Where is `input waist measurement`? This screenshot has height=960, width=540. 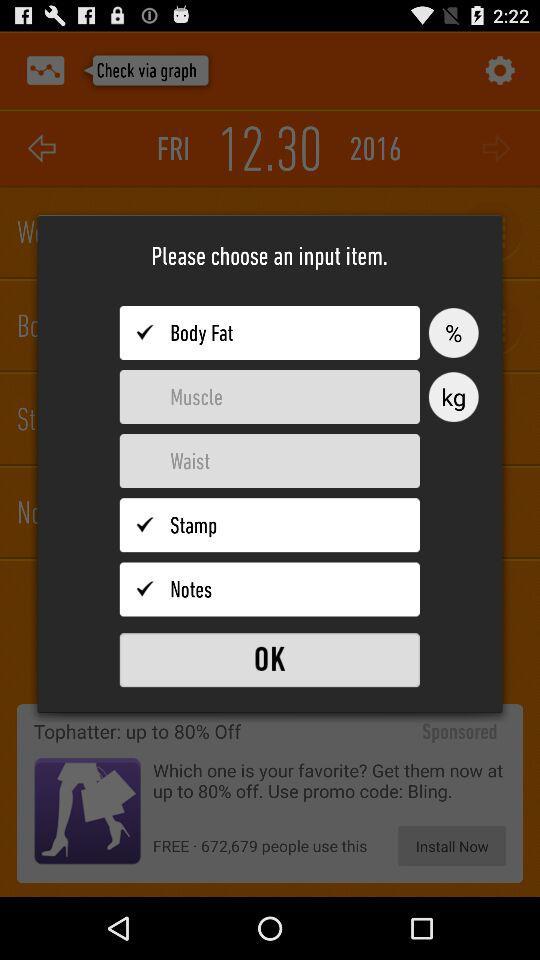 input waist measurement is located at coordinates (269, 461).